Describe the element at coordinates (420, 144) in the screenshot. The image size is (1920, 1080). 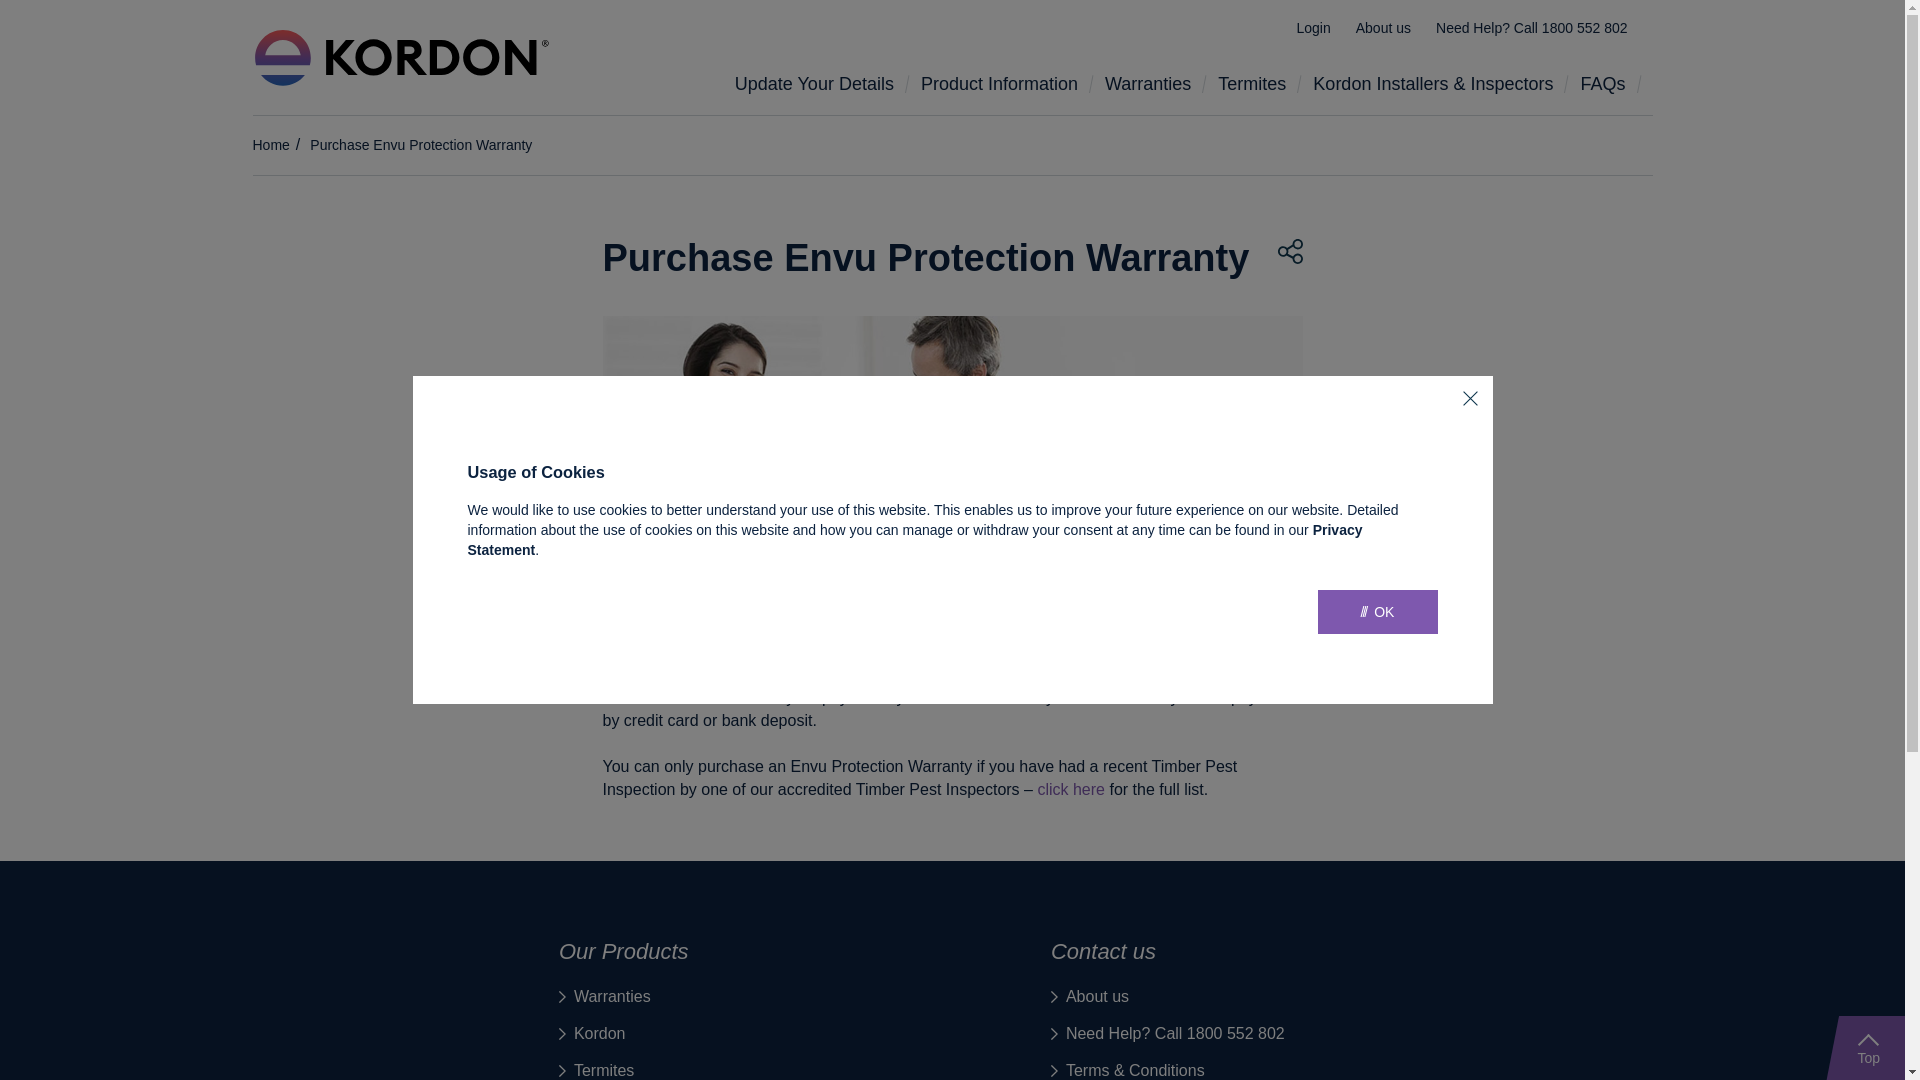
I see `'Purchase Envu Protection Warranty'` at that location.